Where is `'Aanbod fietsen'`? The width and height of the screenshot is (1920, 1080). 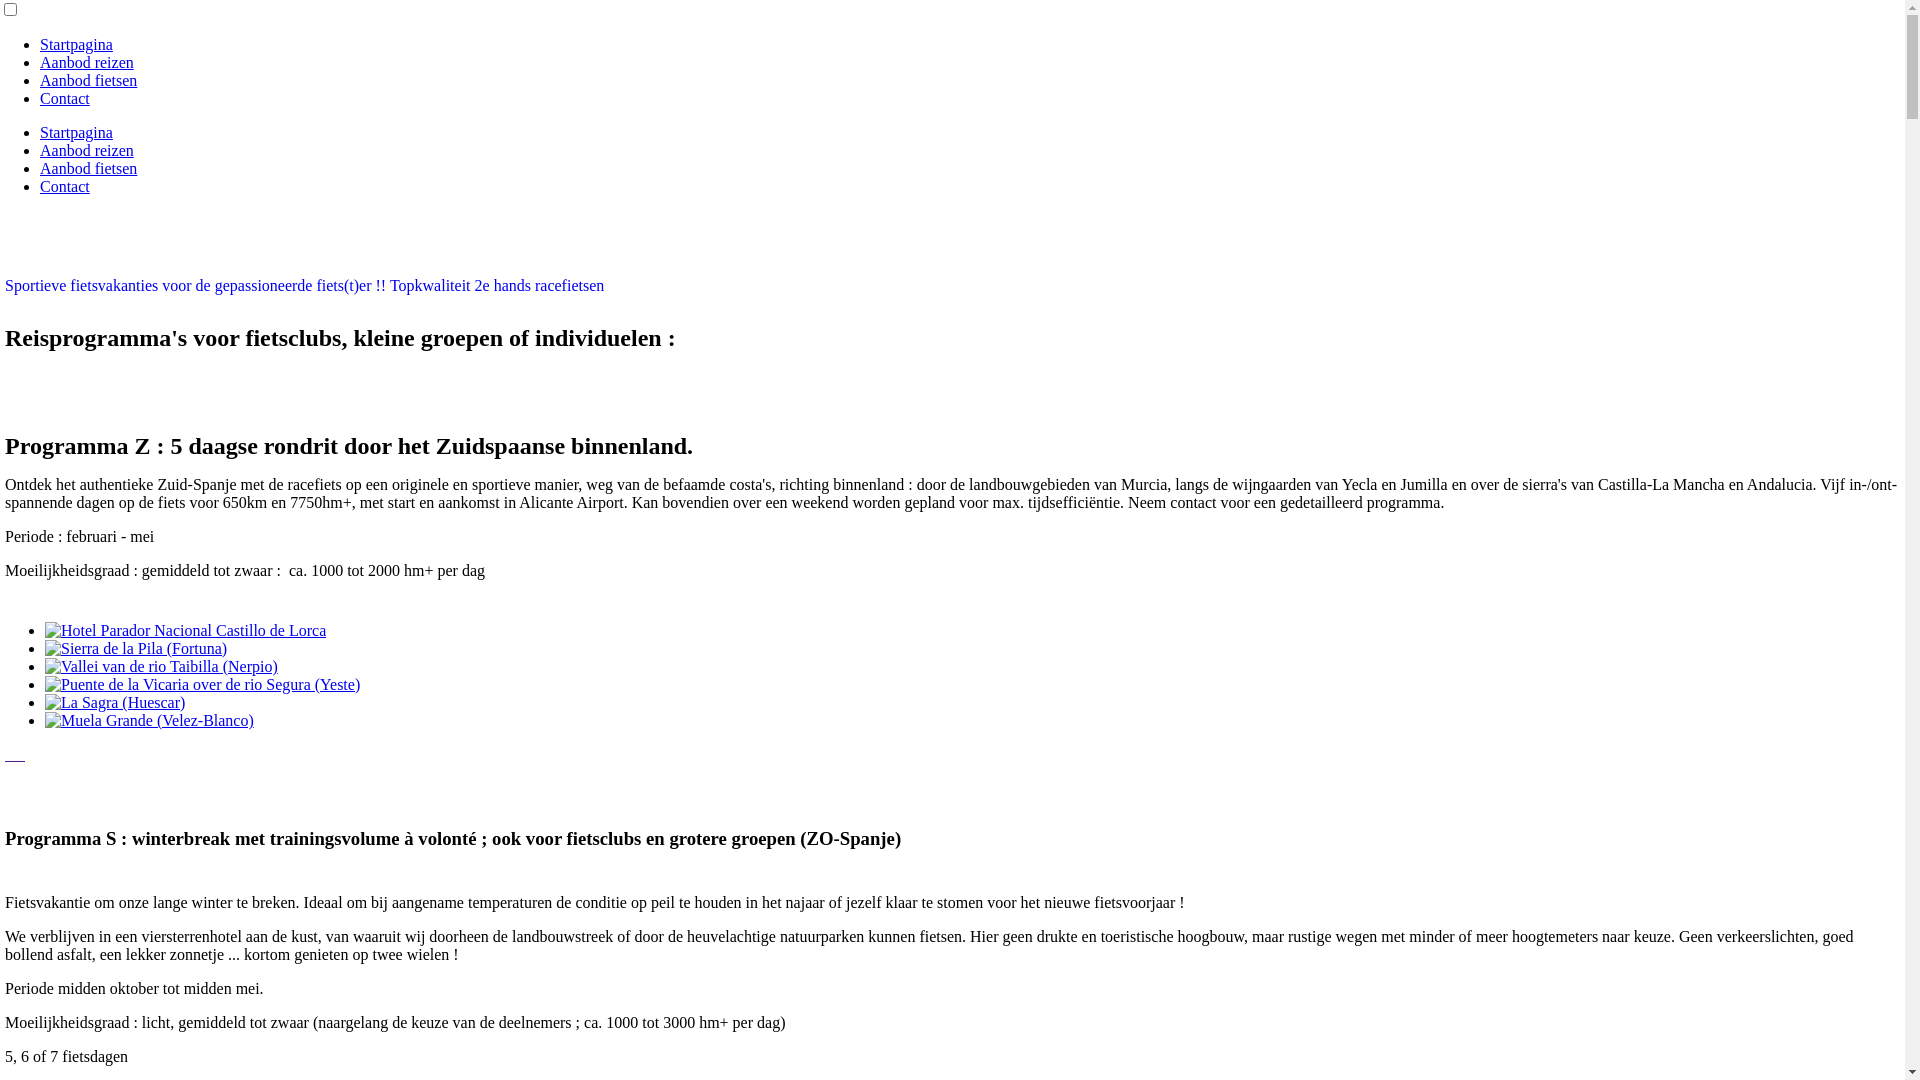 'Aanbod fietsen' is located at coordinates (39, 79).